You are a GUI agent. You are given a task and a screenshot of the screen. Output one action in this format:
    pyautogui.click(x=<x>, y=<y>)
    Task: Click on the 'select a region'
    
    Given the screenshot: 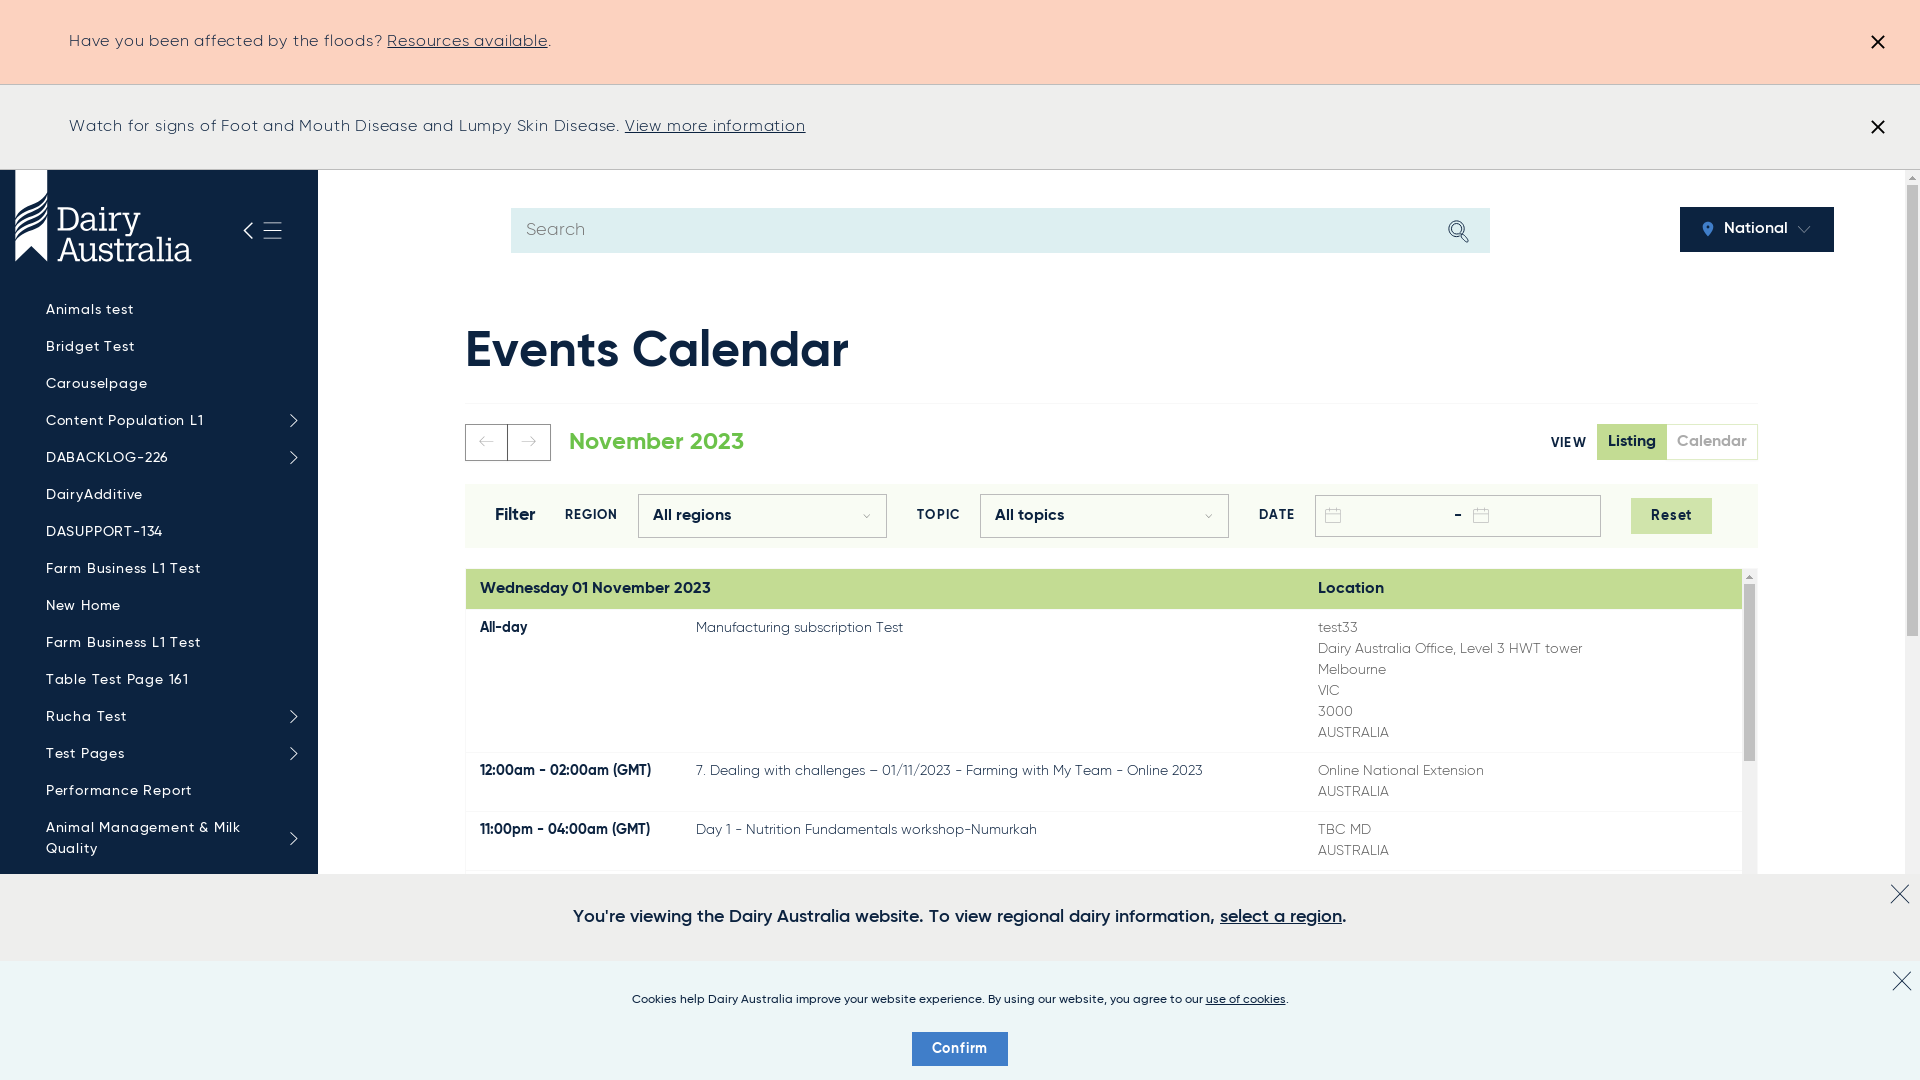 What is the action you would take?
    pyautogui.click(x=1281, y=917)
    